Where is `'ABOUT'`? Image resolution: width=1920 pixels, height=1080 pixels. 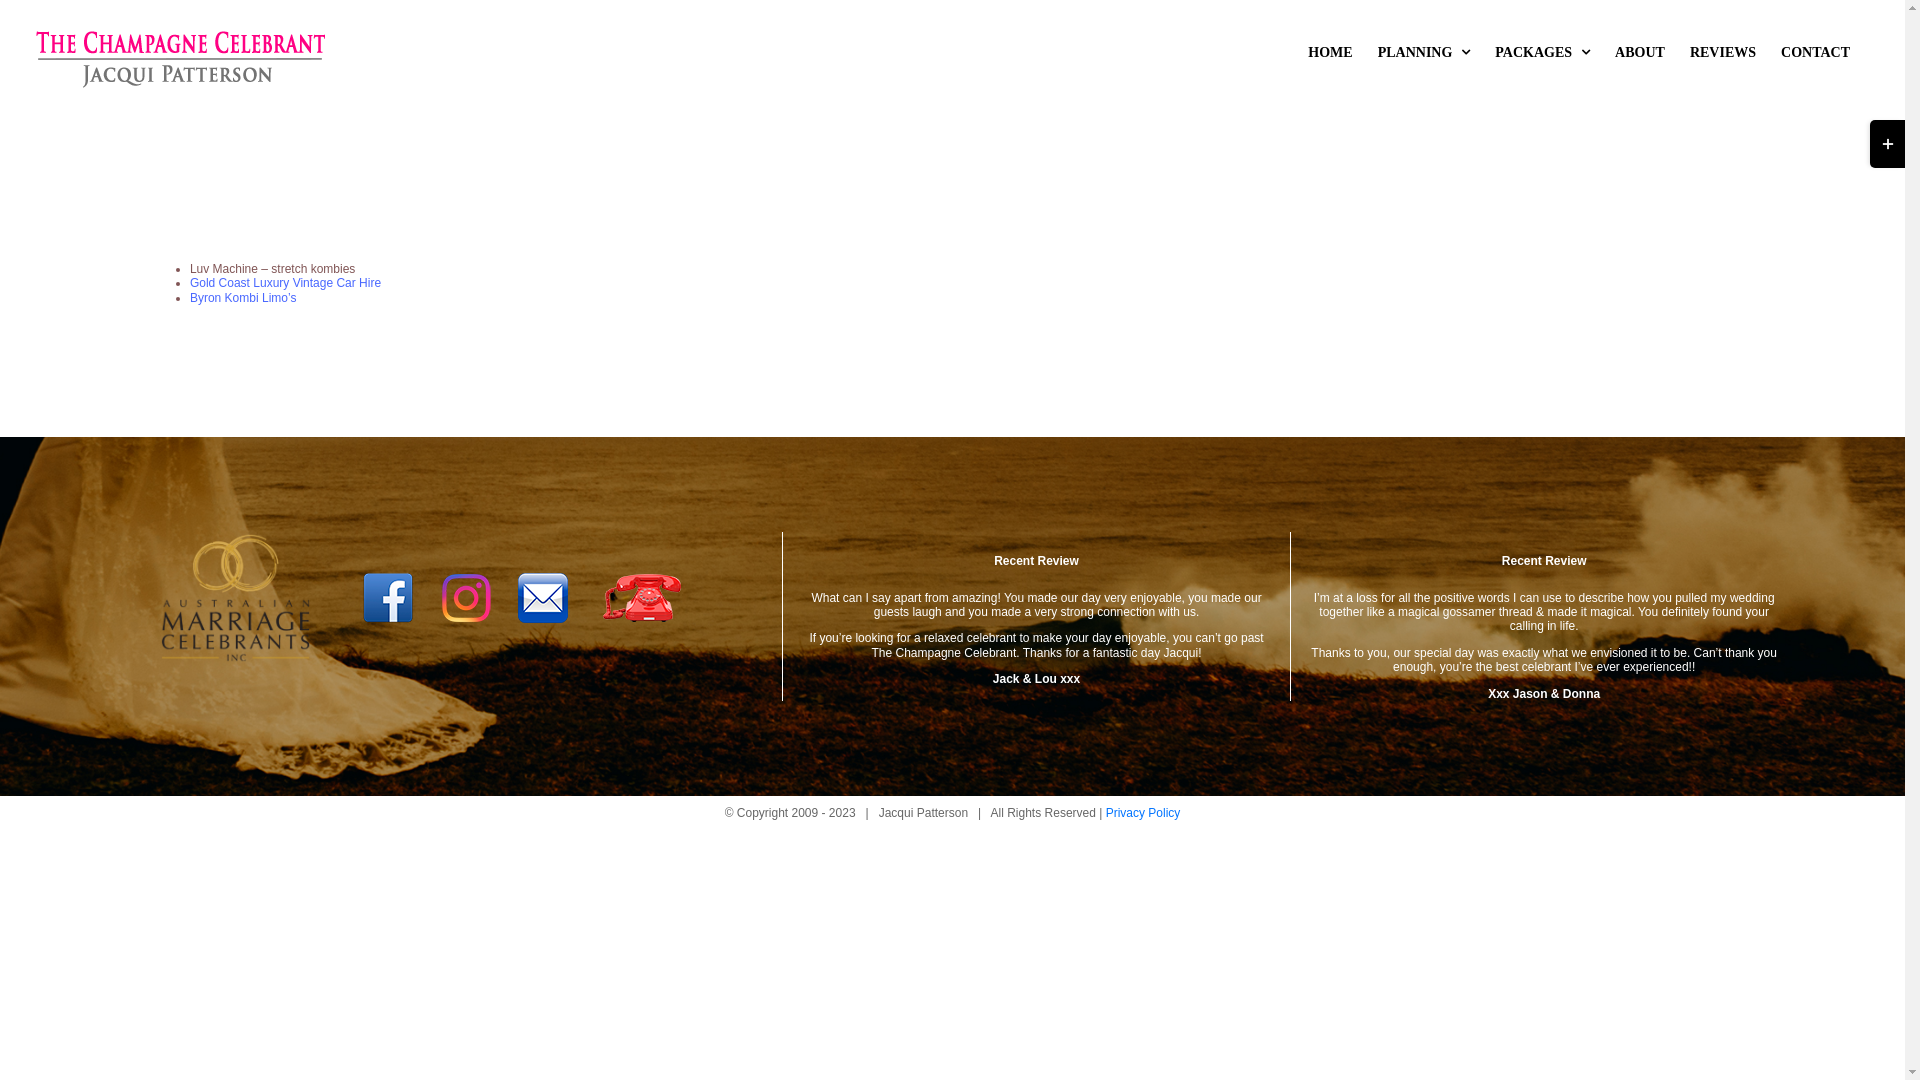
'ABOUT' is located at coordinates (1640, 51).